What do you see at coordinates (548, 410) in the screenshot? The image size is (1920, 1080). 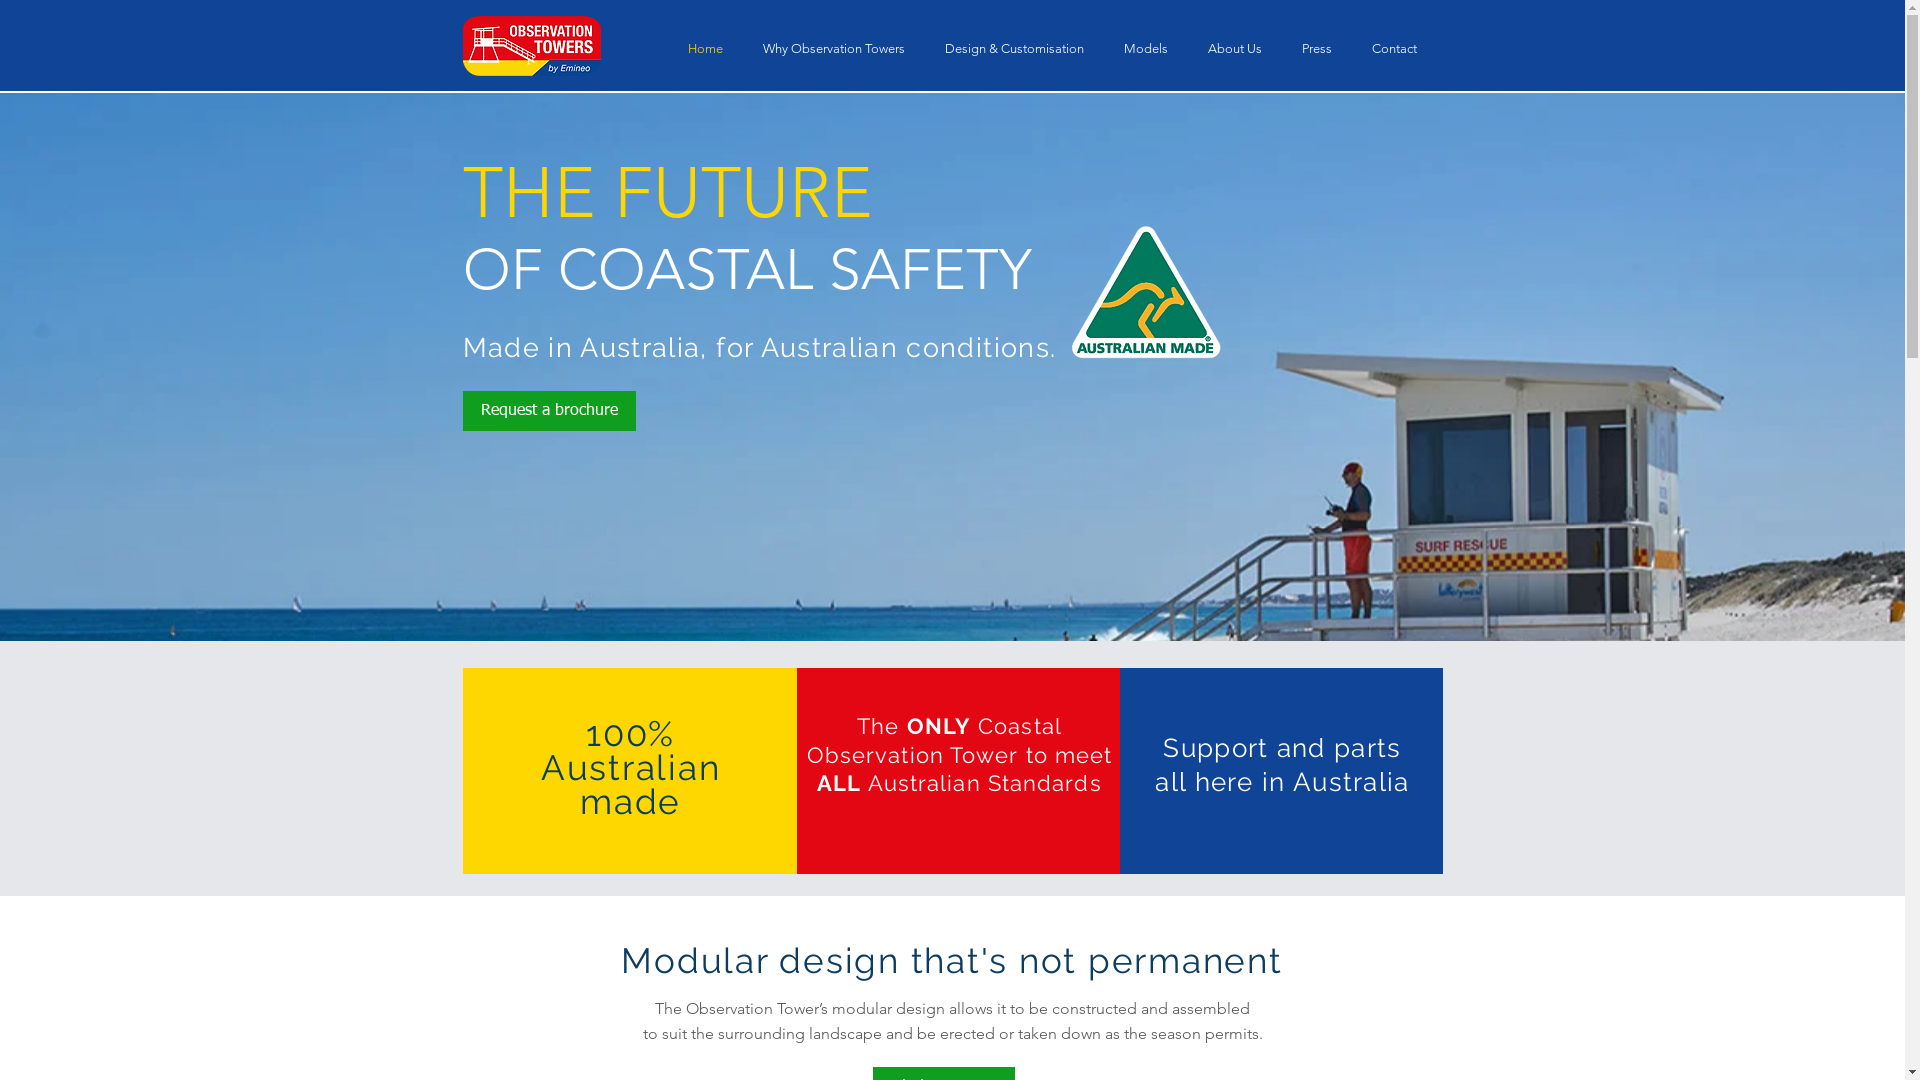 I see `'Request a brochure'` at bounding box center [548, 410].